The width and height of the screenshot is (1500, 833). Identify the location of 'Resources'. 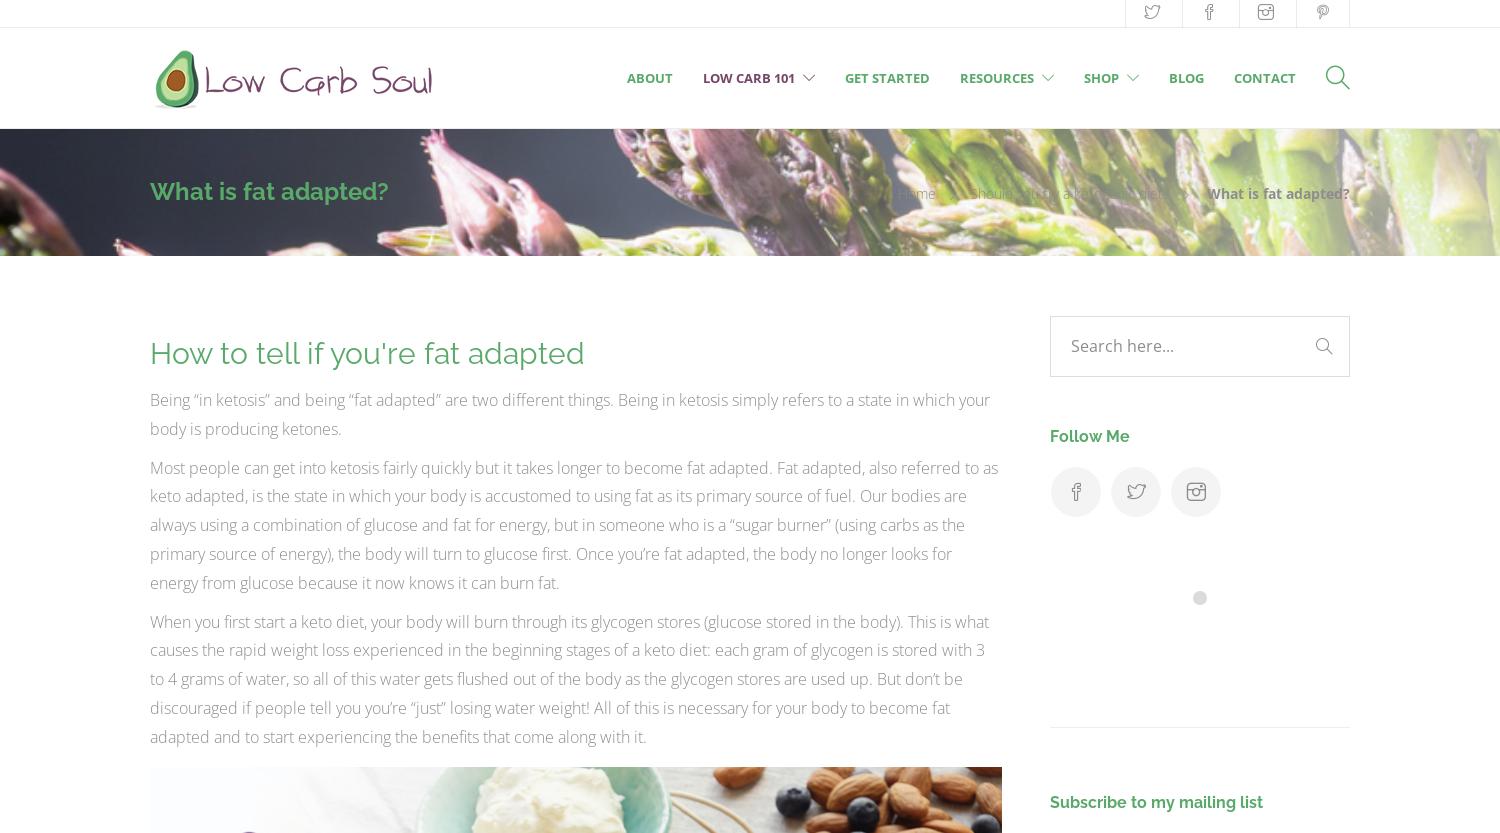
(996, 76).